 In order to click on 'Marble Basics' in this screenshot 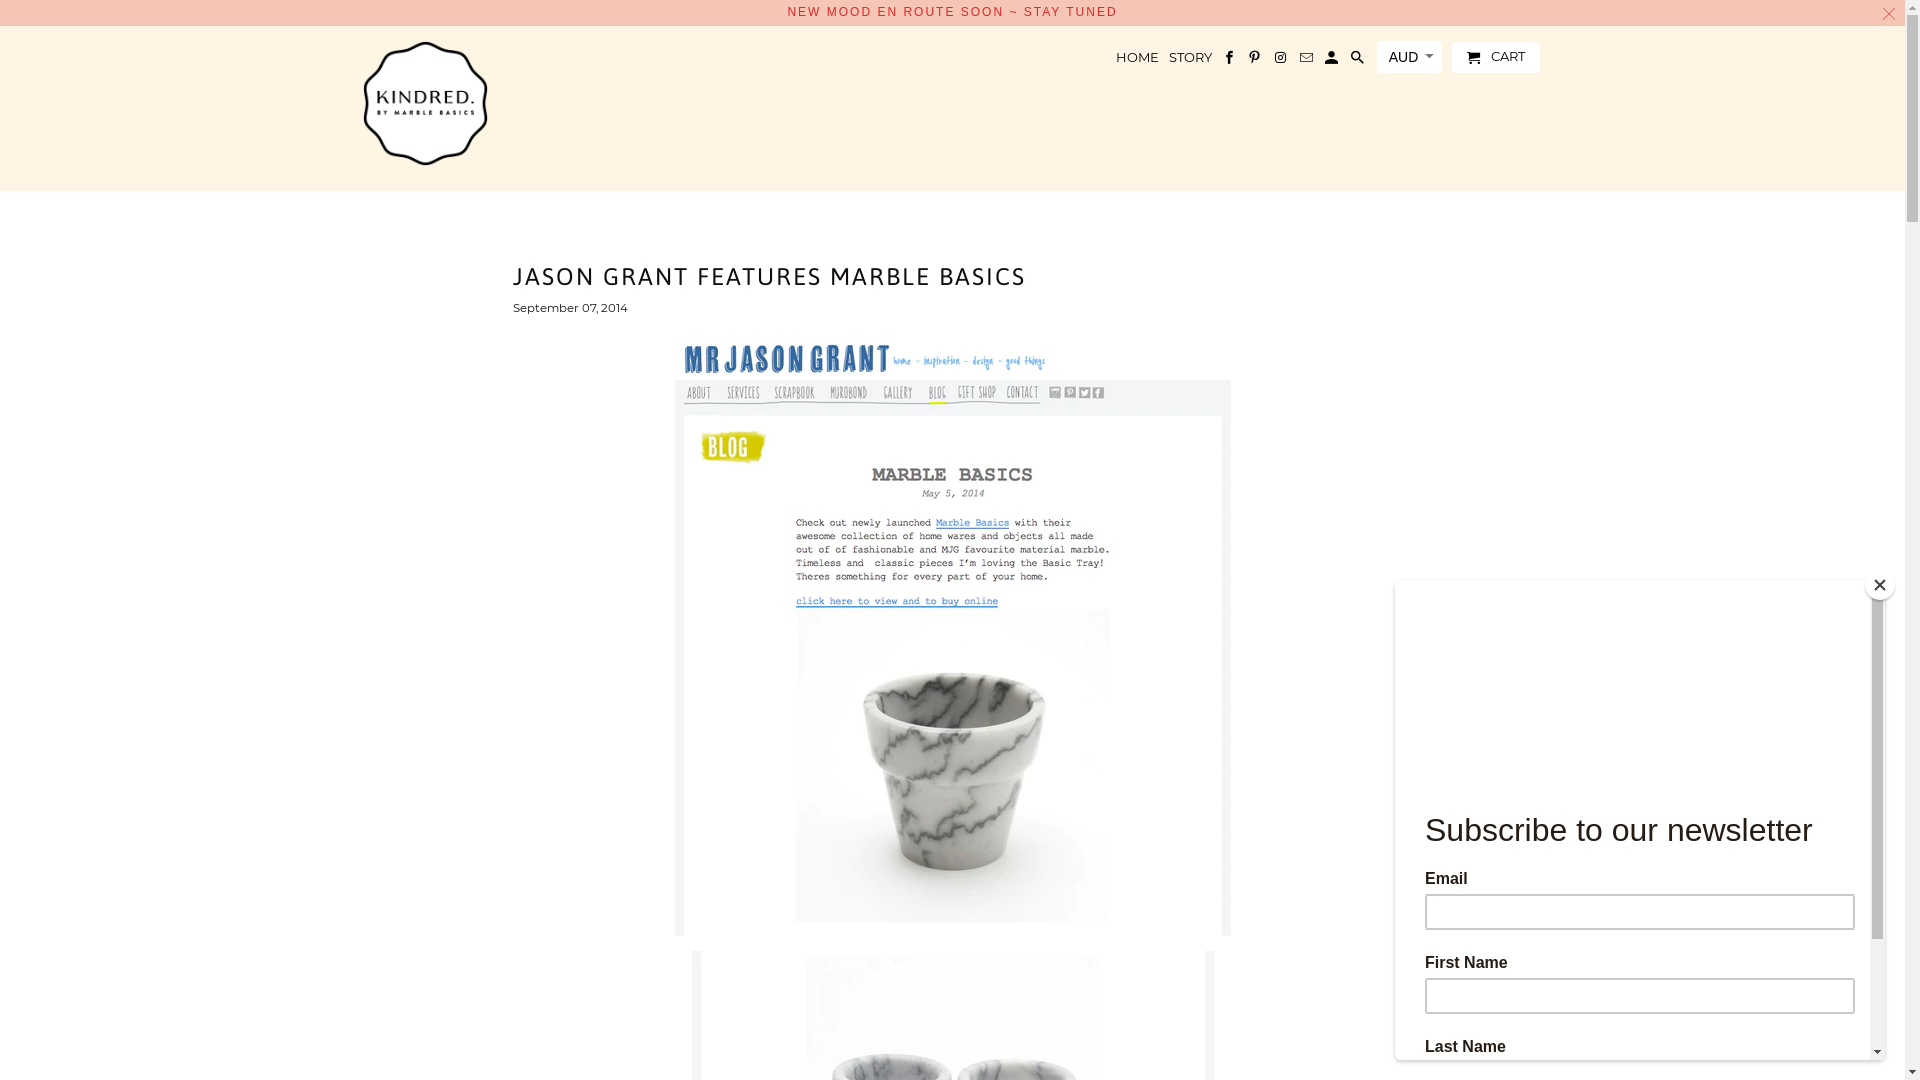, I will do `click(423, 103)`.